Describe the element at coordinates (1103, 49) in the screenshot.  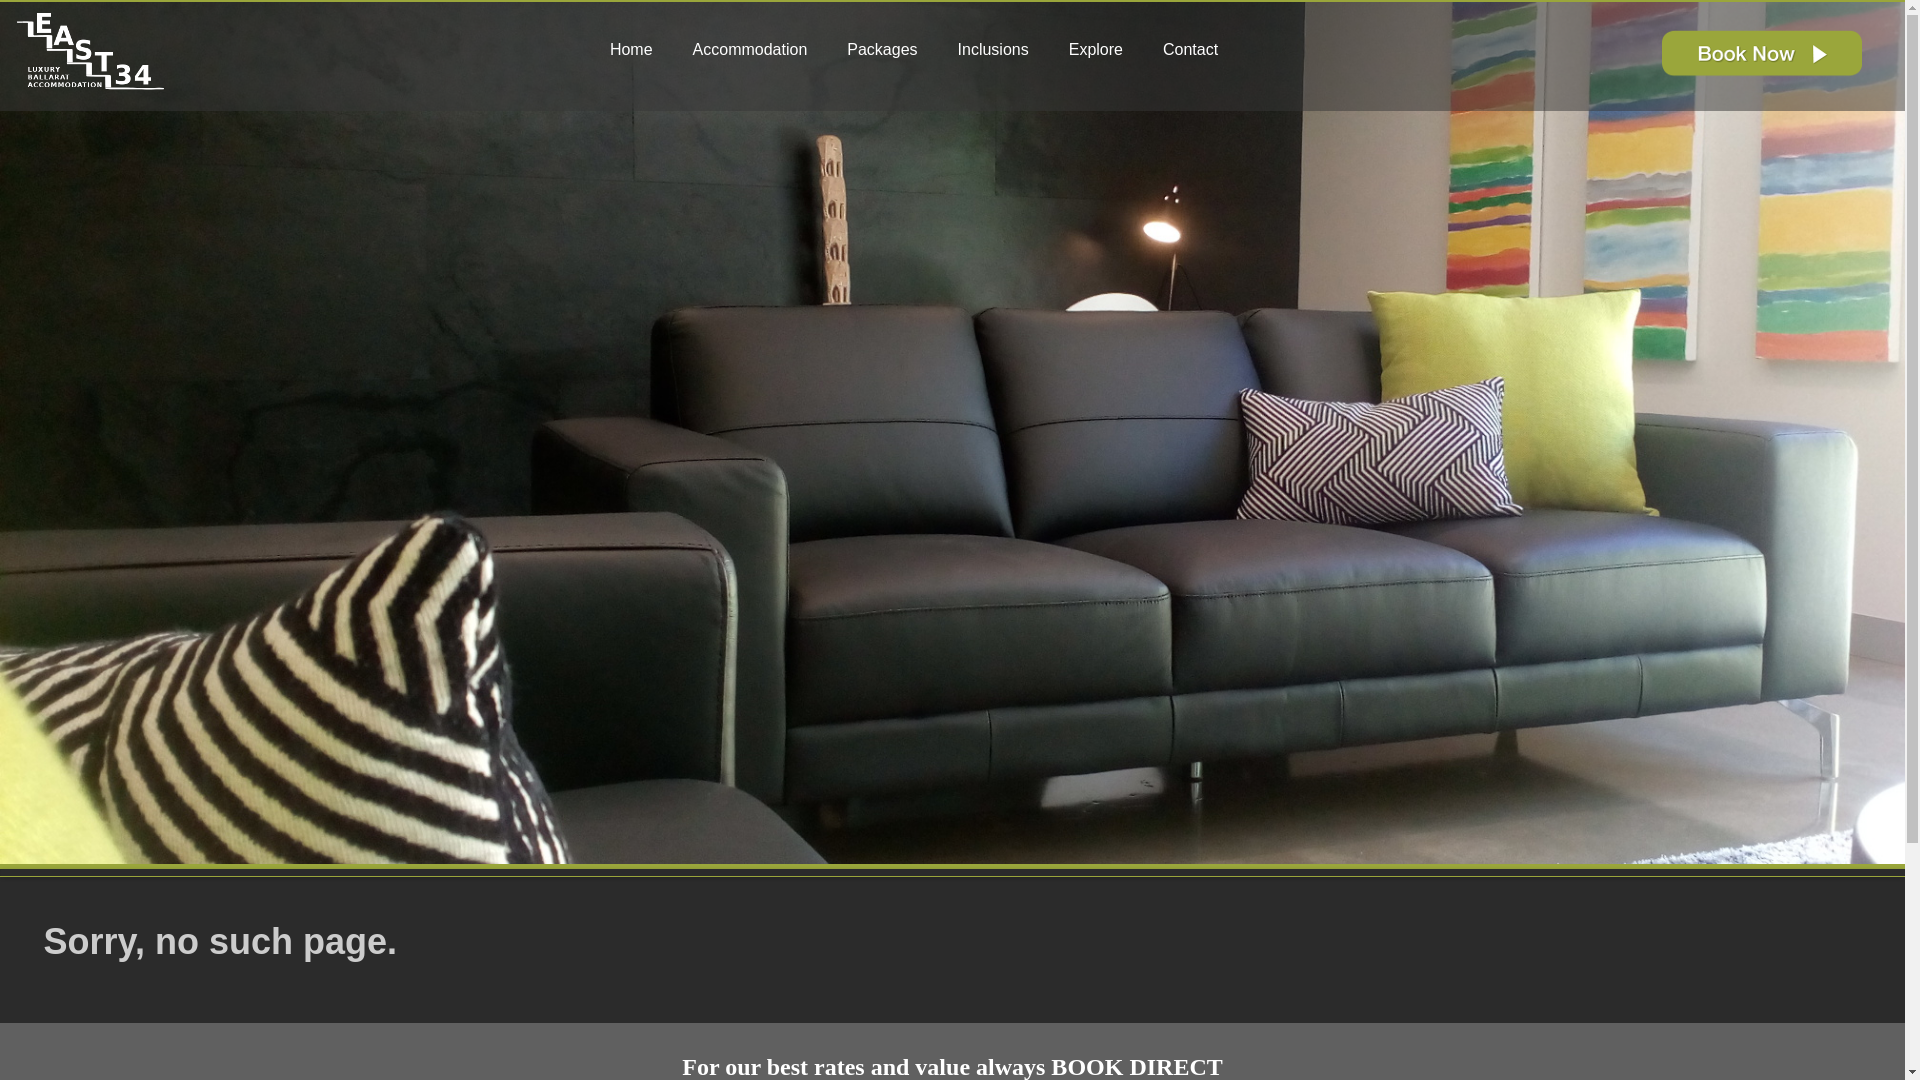
I see `'Explore'` at that location.